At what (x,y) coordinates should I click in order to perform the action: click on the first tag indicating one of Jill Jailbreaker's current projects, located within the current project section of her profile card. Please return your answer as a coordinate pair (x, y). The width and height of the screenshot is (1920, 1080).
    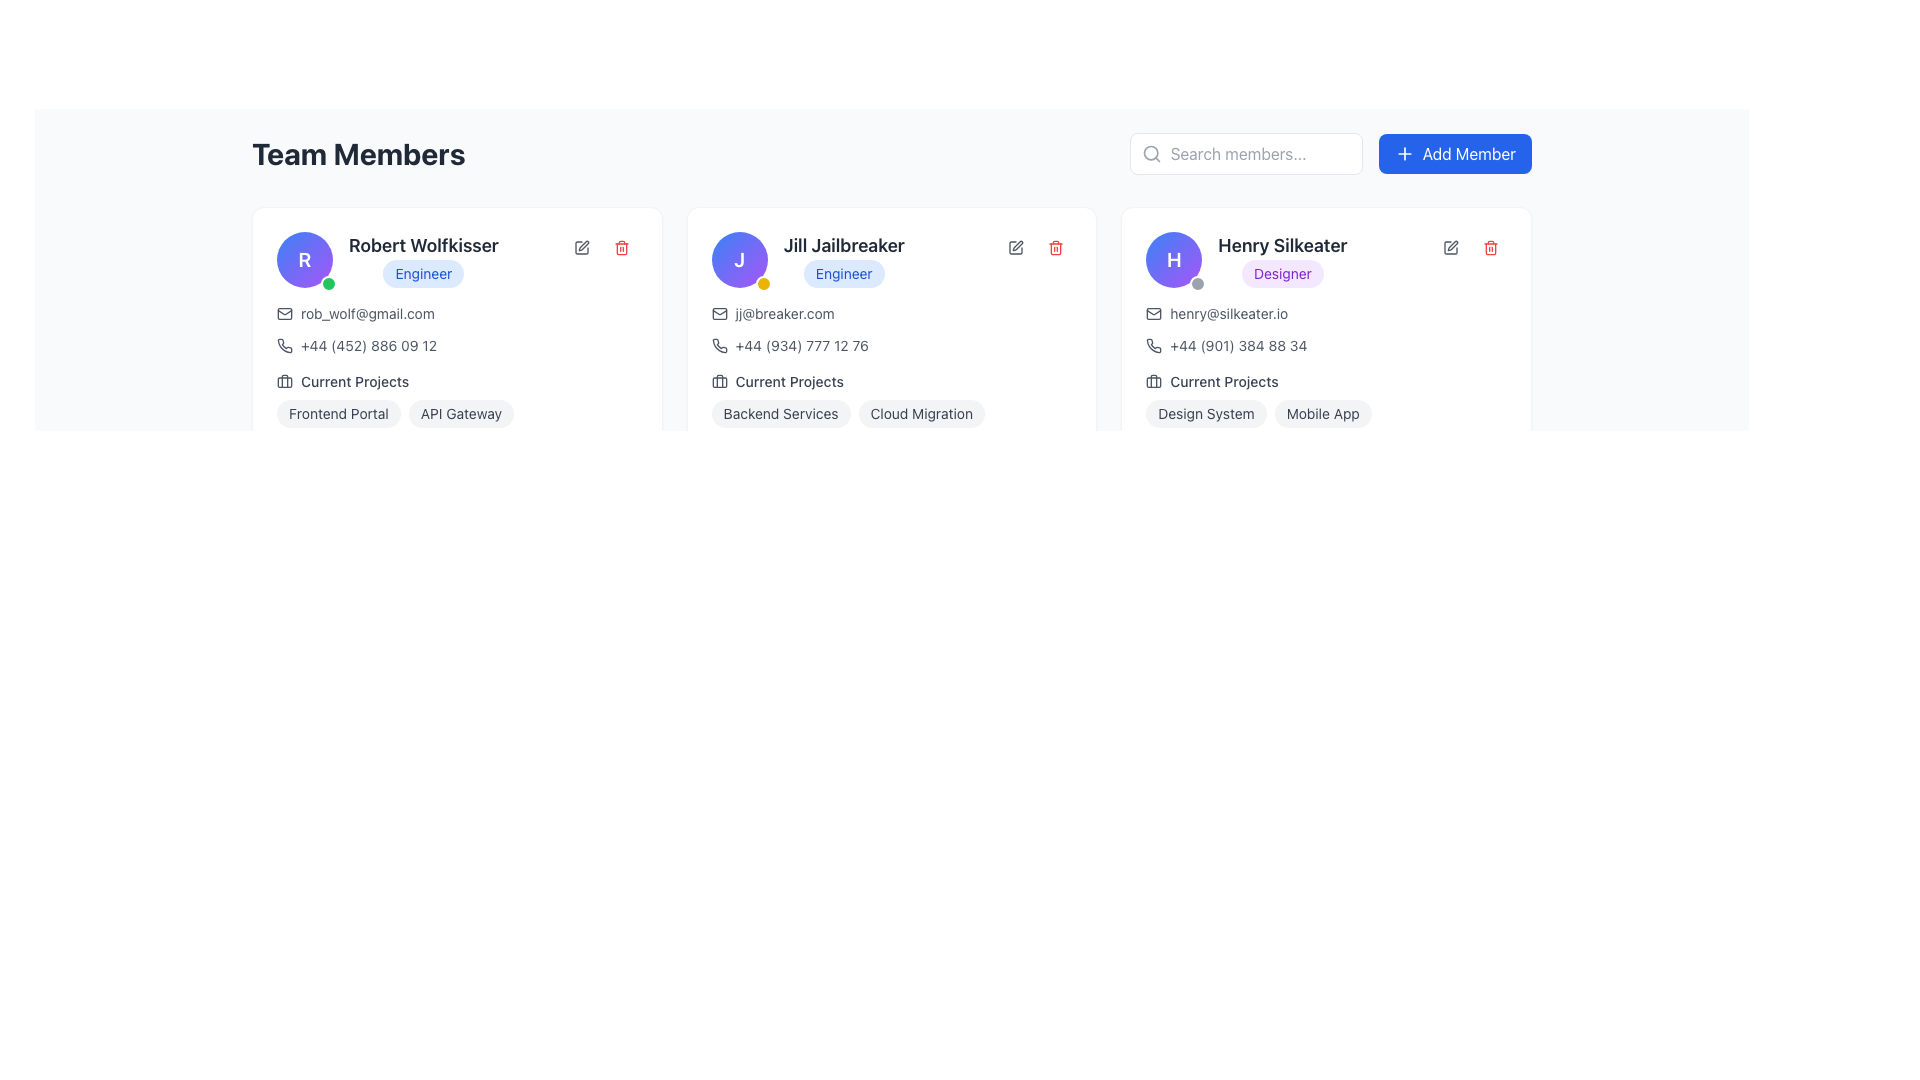
    Looking at the image, I should click on (780, 412).